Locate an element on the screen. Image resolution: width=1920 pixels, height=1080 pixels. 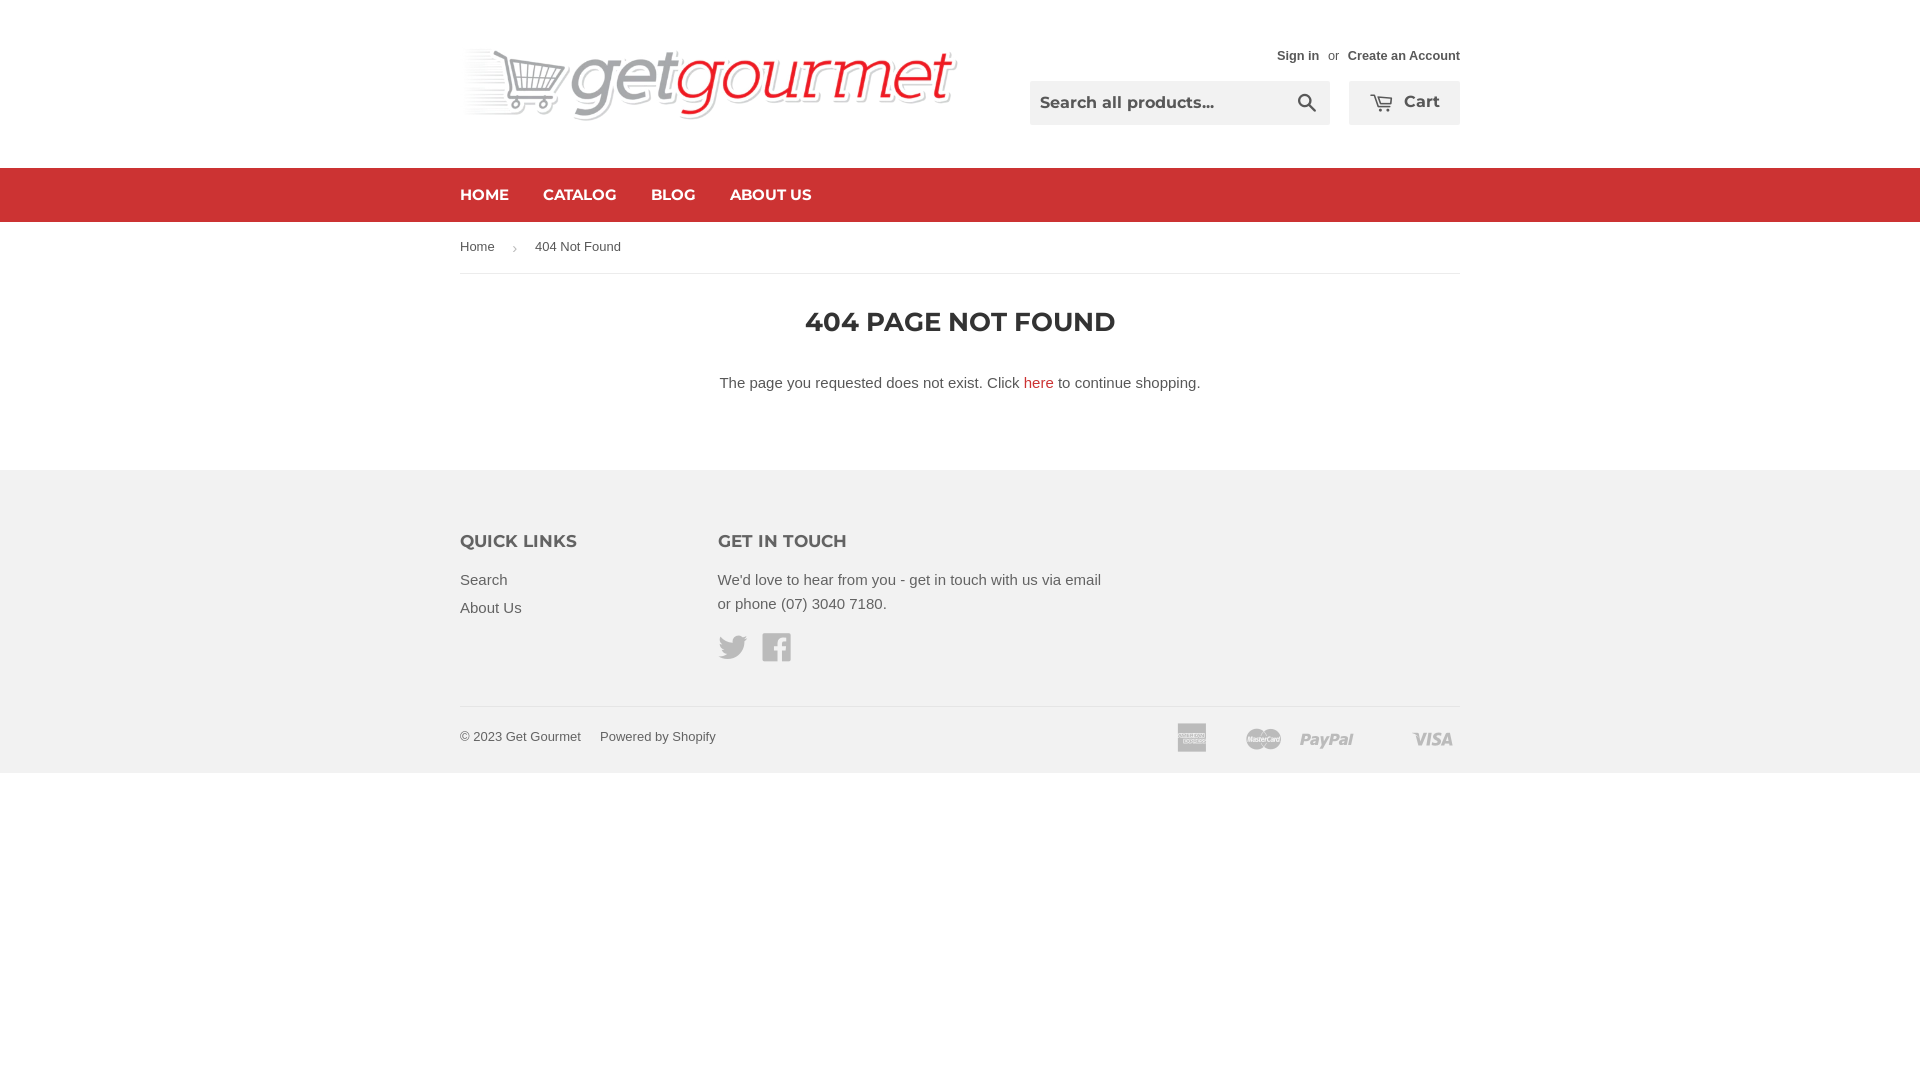
'About Us' is located at coordinates (490, 606).